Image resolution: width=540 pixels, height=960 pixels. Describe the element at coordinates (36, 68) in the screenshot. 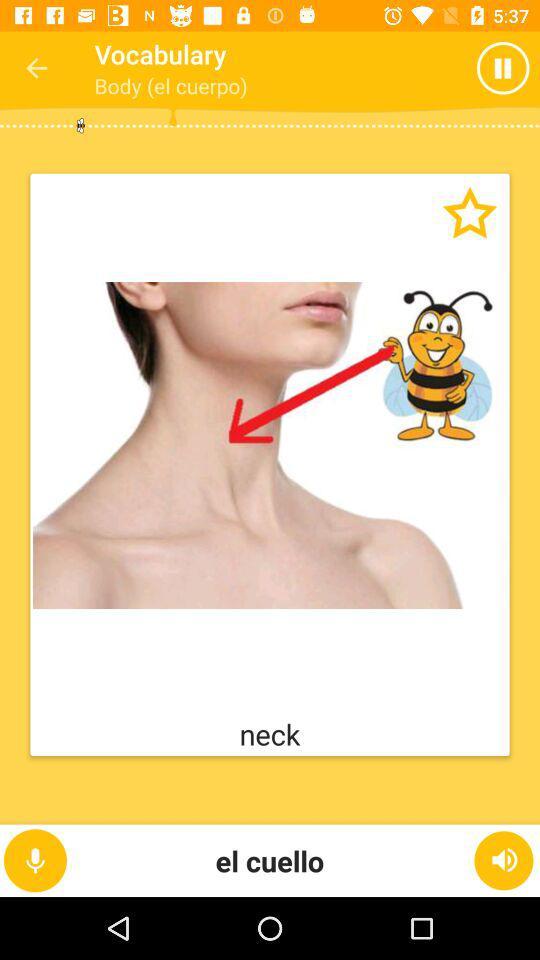

I see `icon to the left of the vocabulary icon` at that location.